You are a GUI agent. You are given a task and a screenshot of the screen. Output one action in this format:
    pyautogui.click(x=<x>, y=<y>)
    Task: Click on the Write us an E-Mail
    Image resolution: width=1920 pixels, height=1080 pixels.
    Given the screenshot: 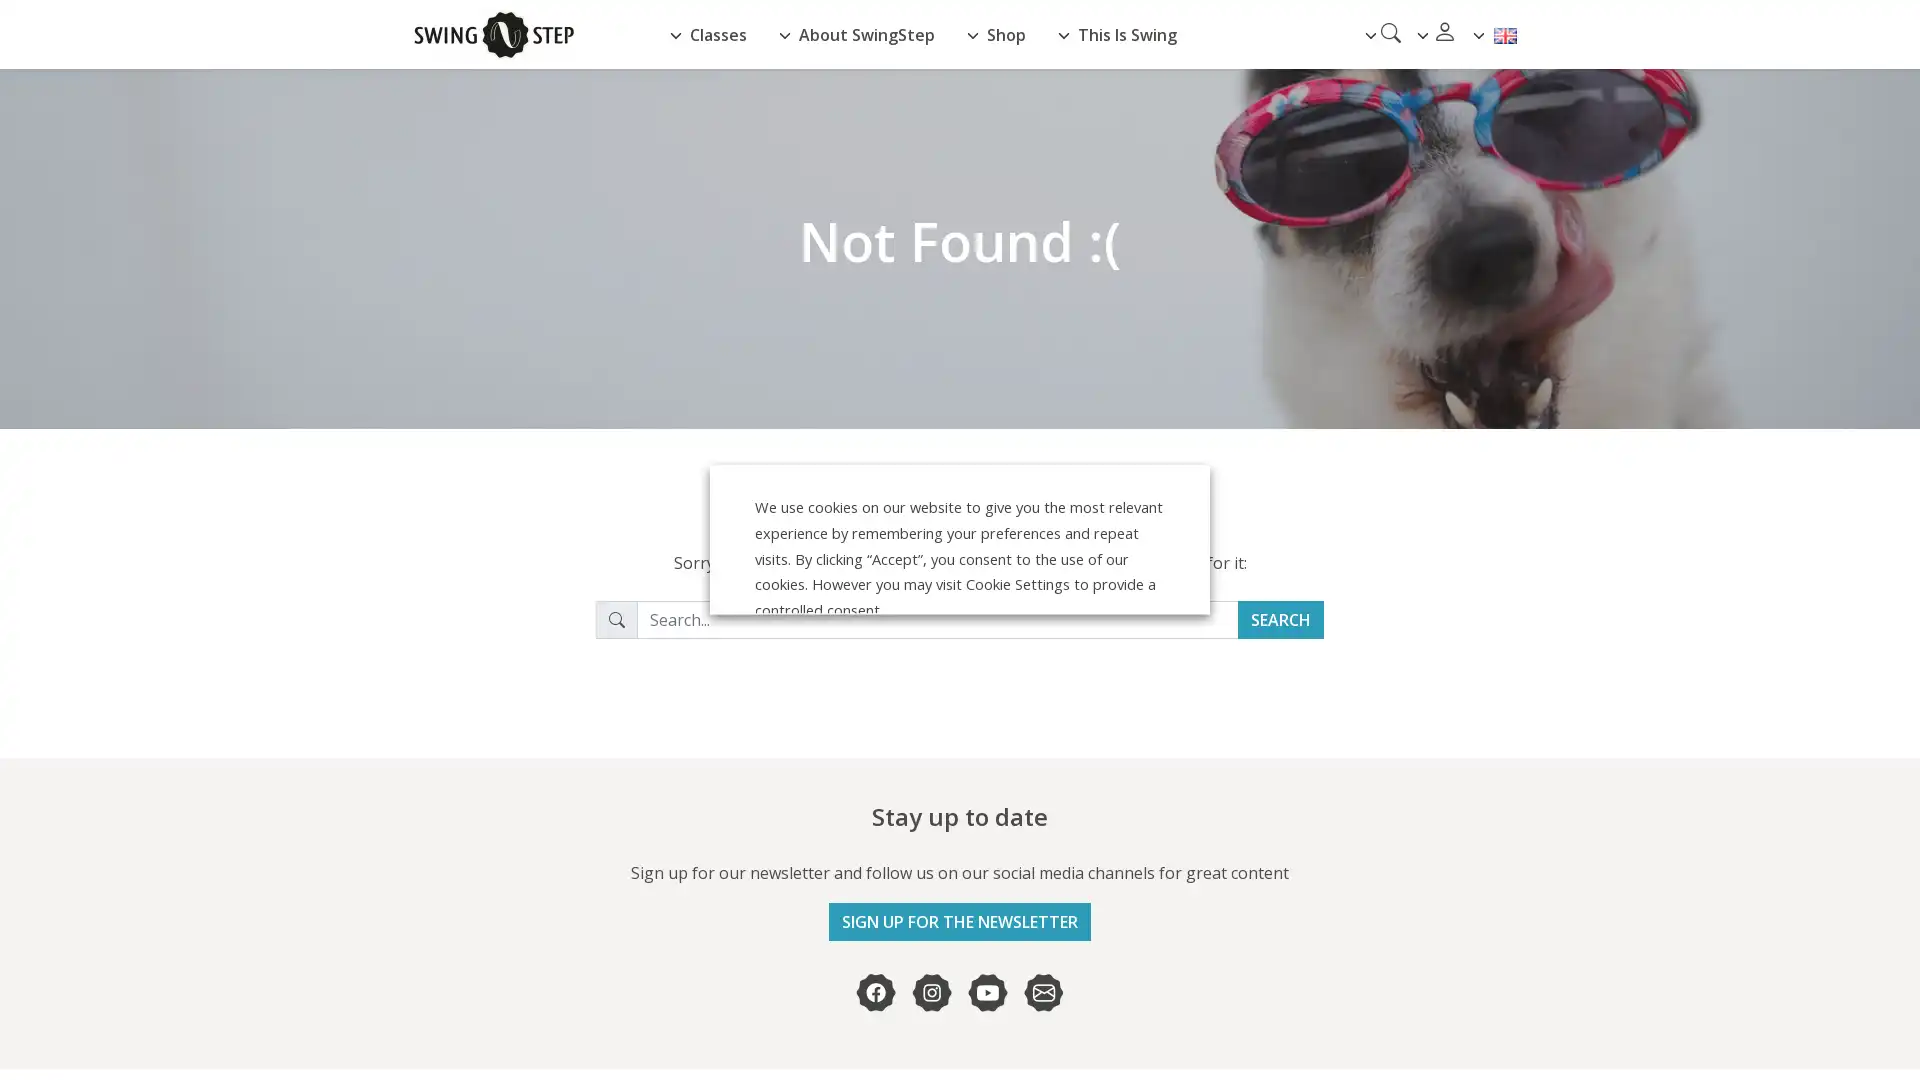 What is the action you would take?
    pyautogui.click(x=1042, y=992)
    